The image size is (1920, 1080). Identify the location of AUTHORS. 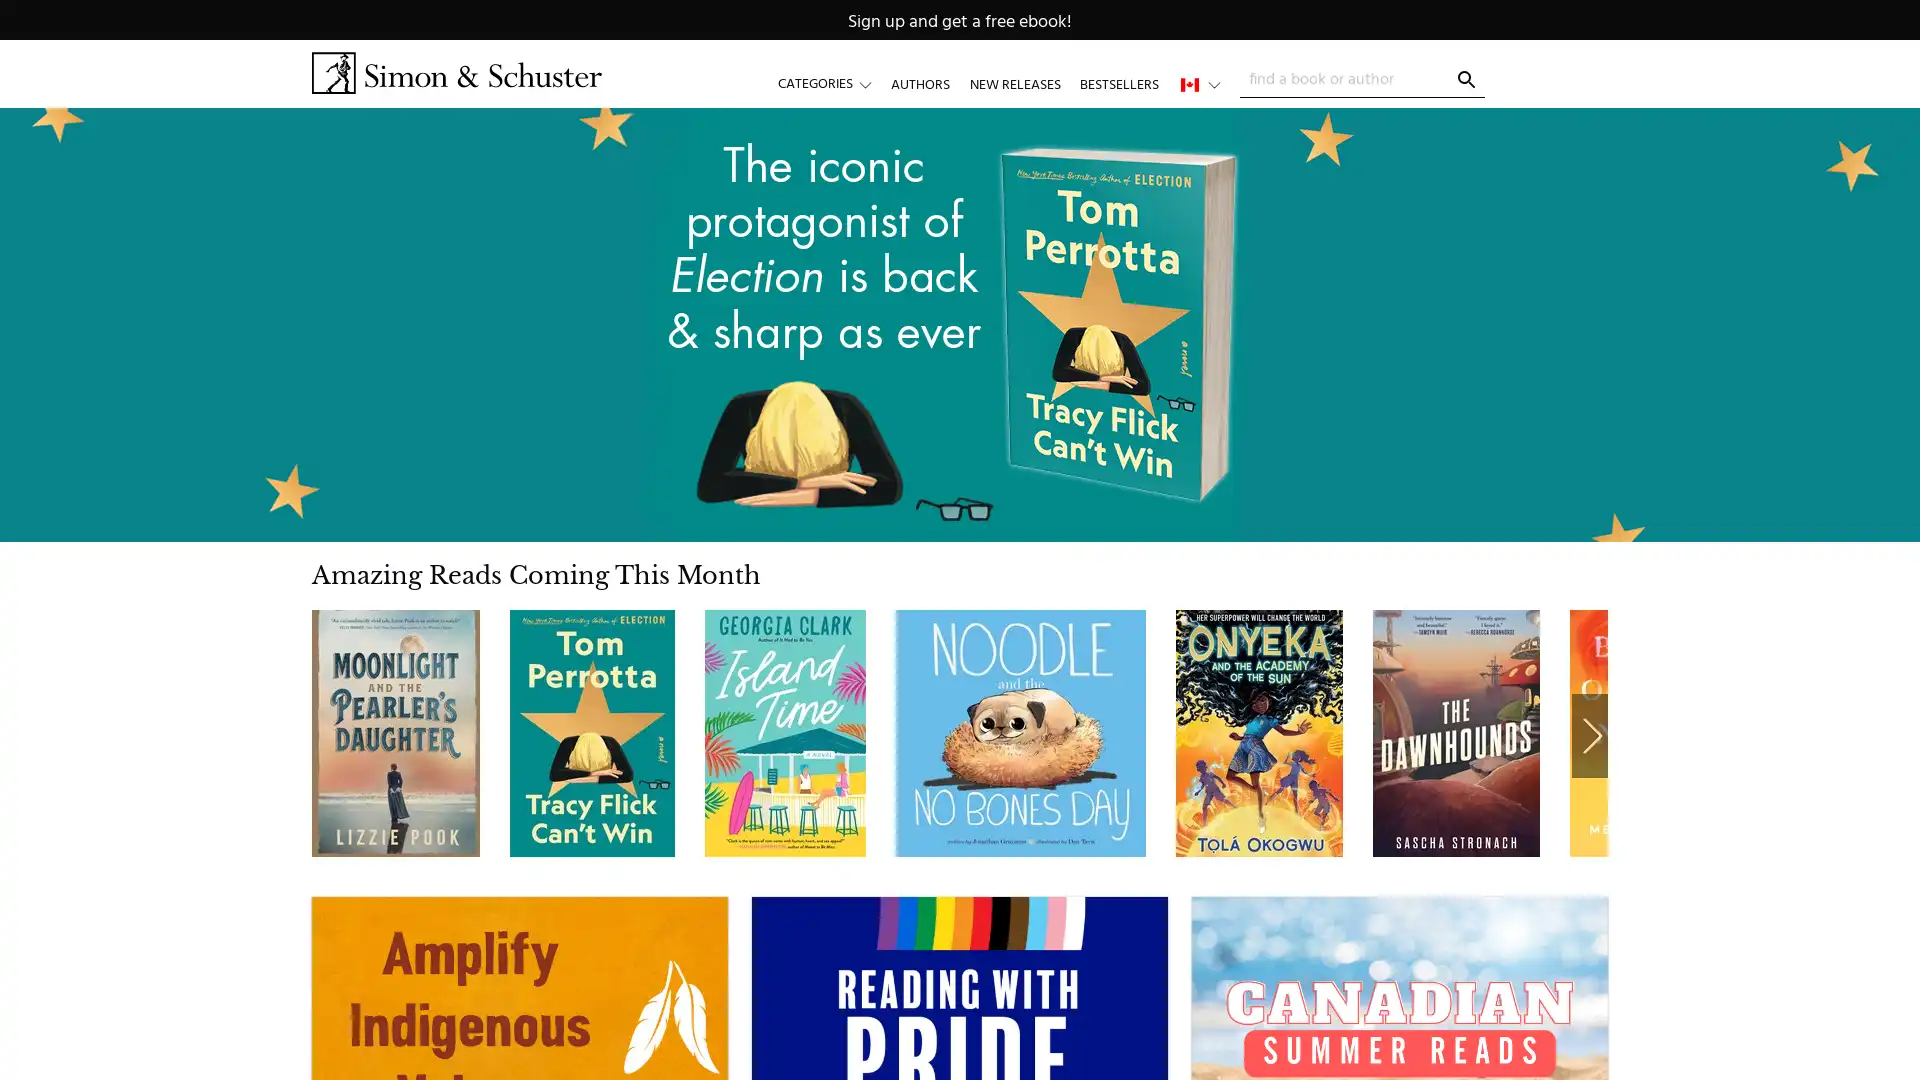
(919, 83).